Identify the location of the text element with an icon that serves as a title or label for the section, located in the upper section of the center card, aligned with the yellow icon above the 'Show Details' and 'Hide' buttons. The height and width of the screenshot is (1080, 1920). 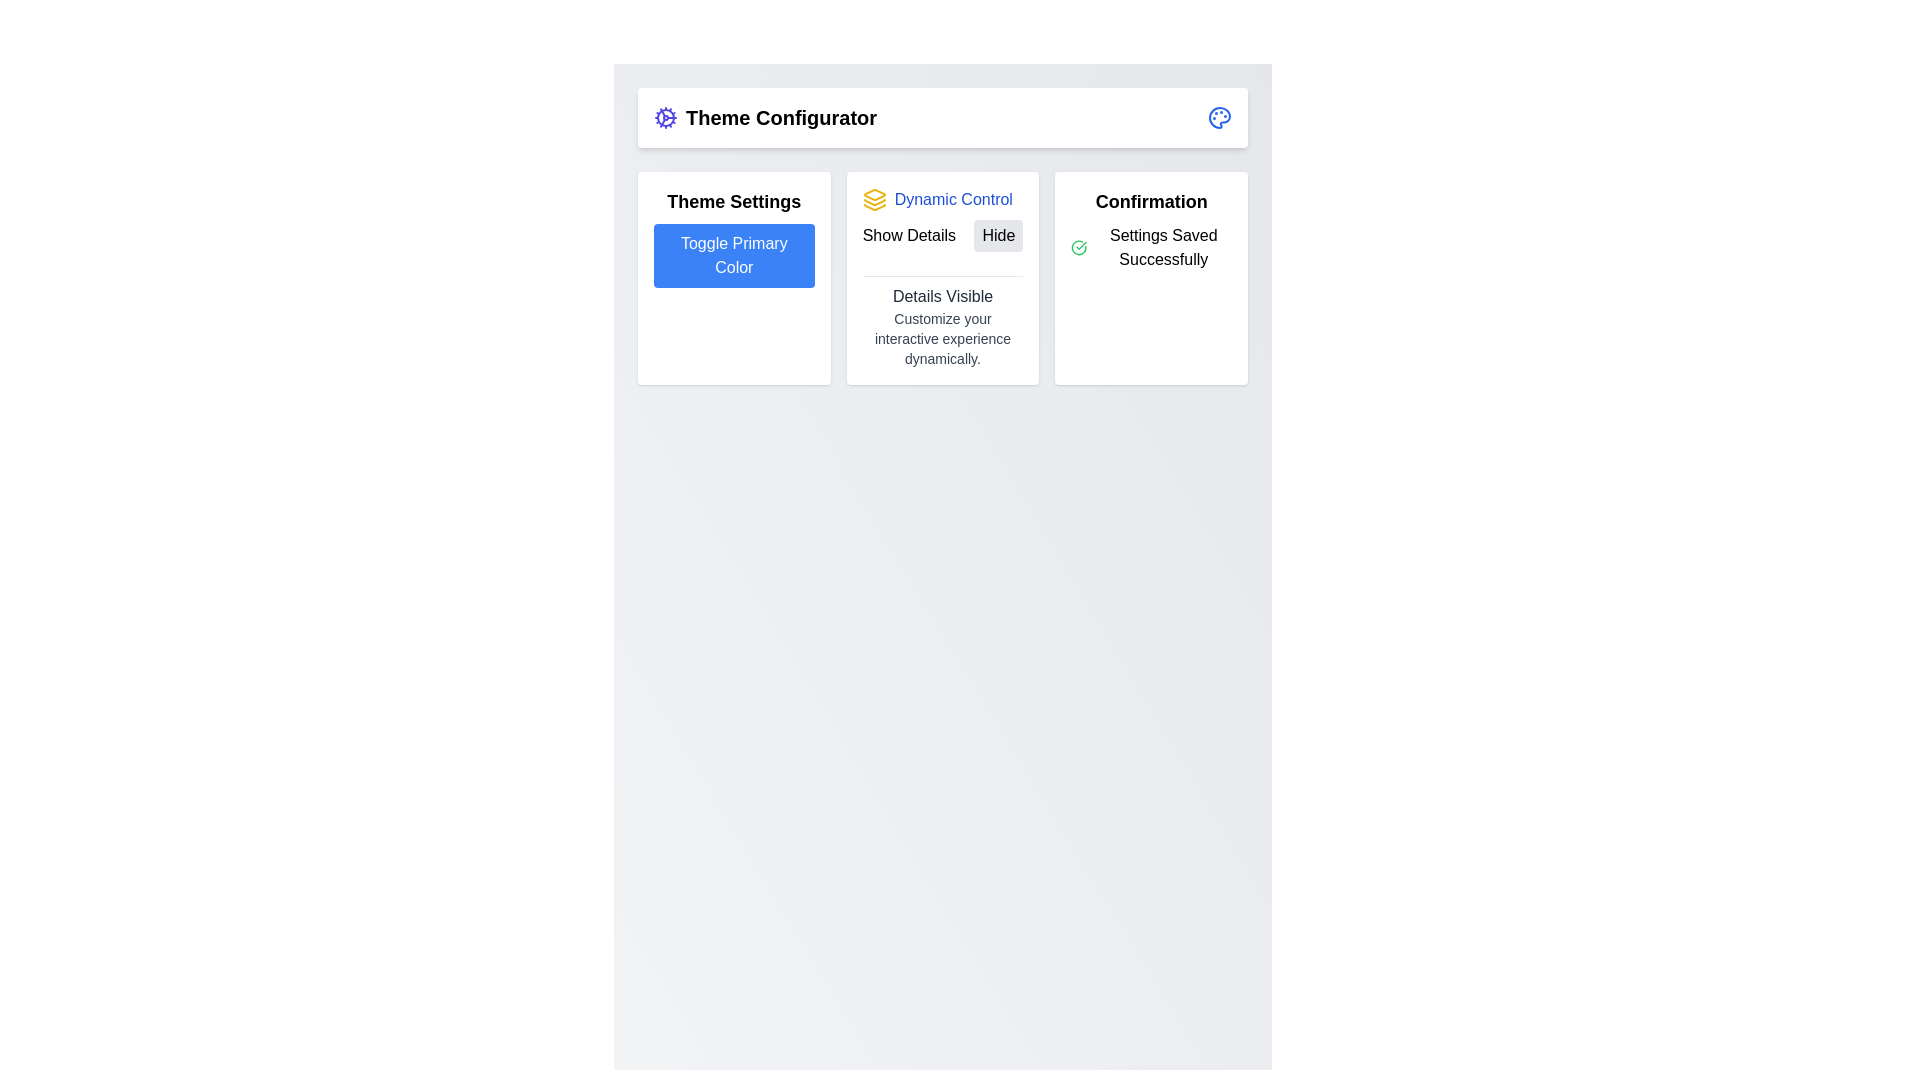
(941, 200).